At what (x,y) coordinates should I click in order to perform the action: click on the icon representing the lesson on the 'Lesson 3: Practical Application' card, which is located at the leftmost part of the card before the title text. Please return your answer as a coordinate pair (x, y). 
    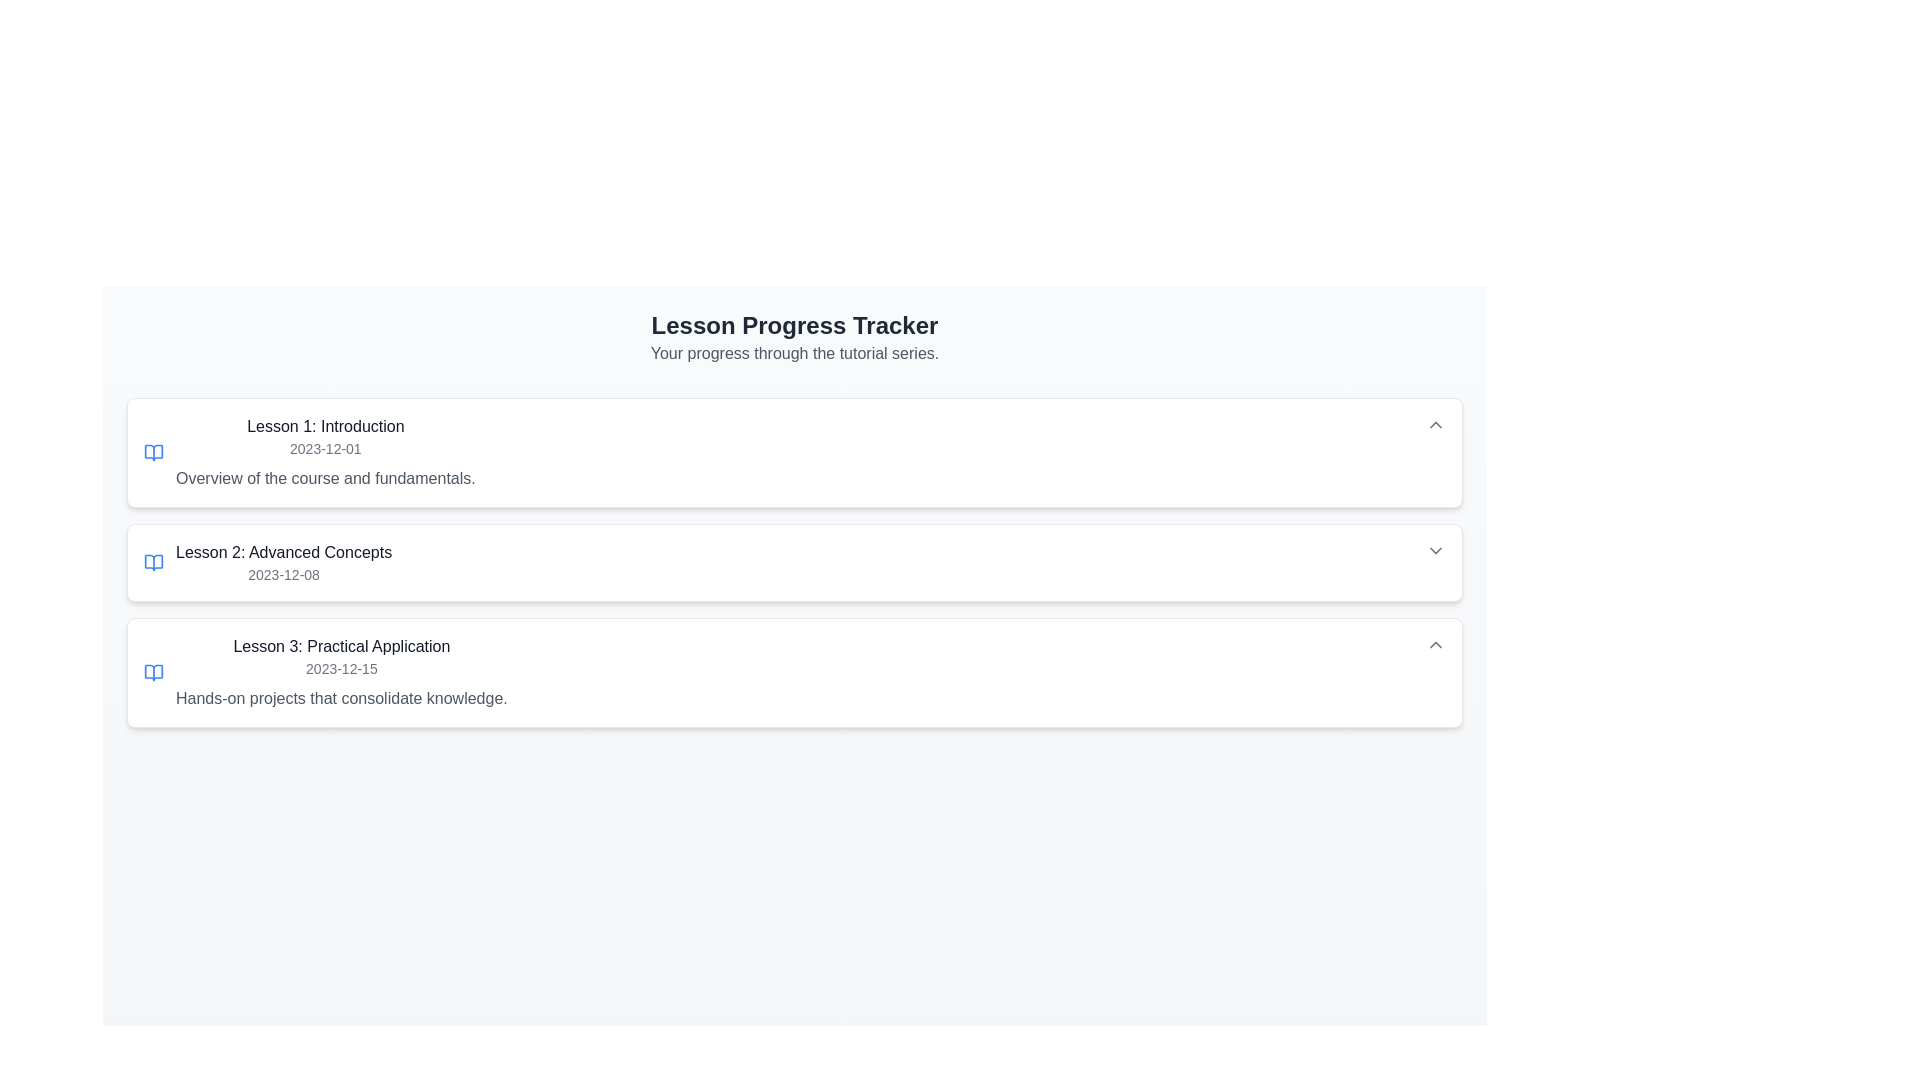
    Looking at the image, I should click on (152, 672).